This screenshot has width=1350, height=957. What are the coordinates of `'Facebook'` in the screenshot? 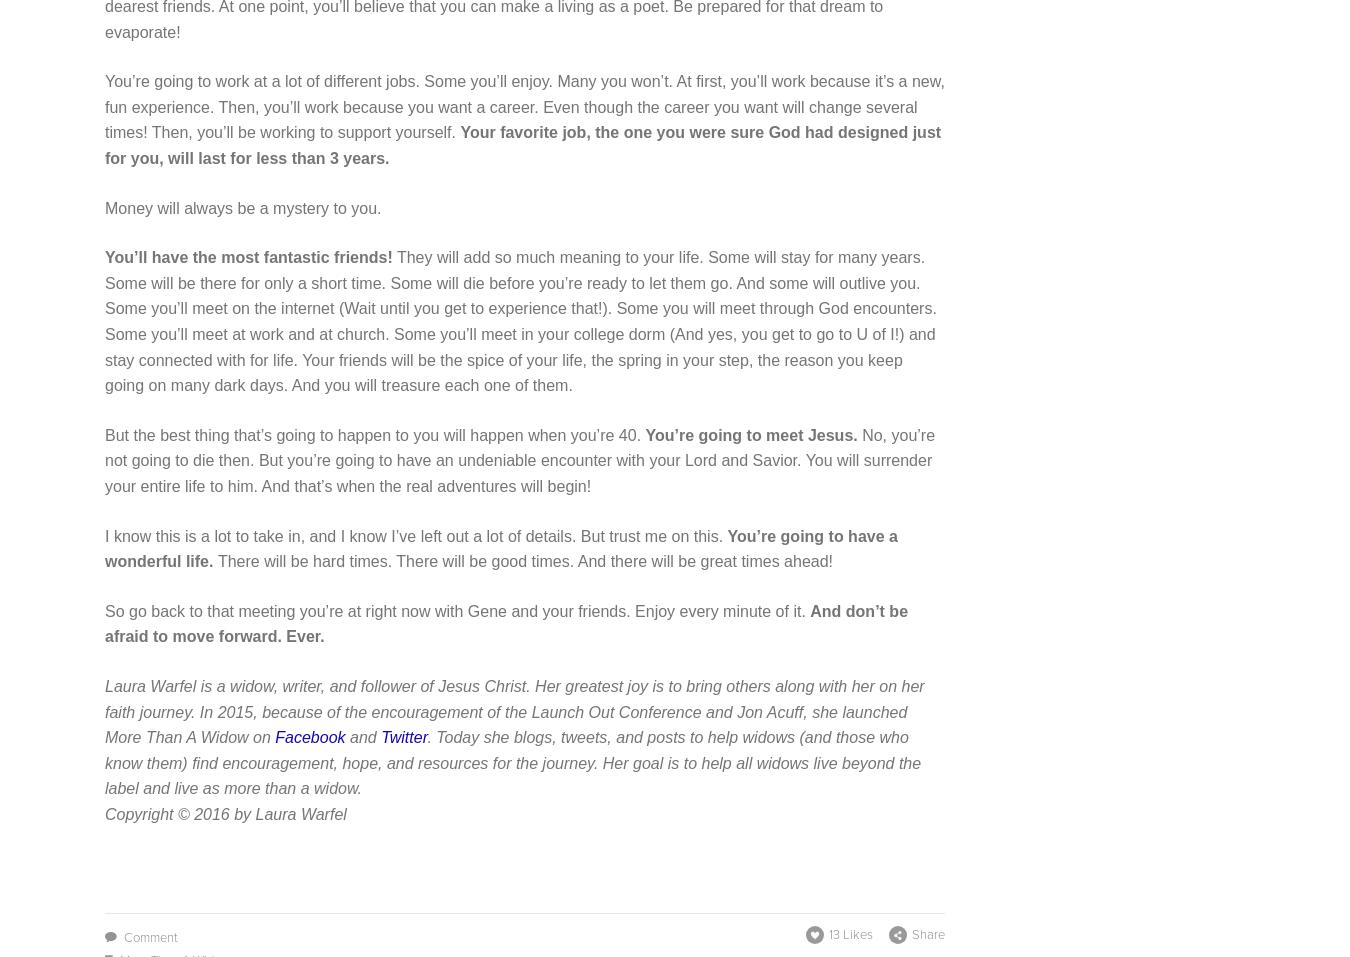 It's located at (308, 737).